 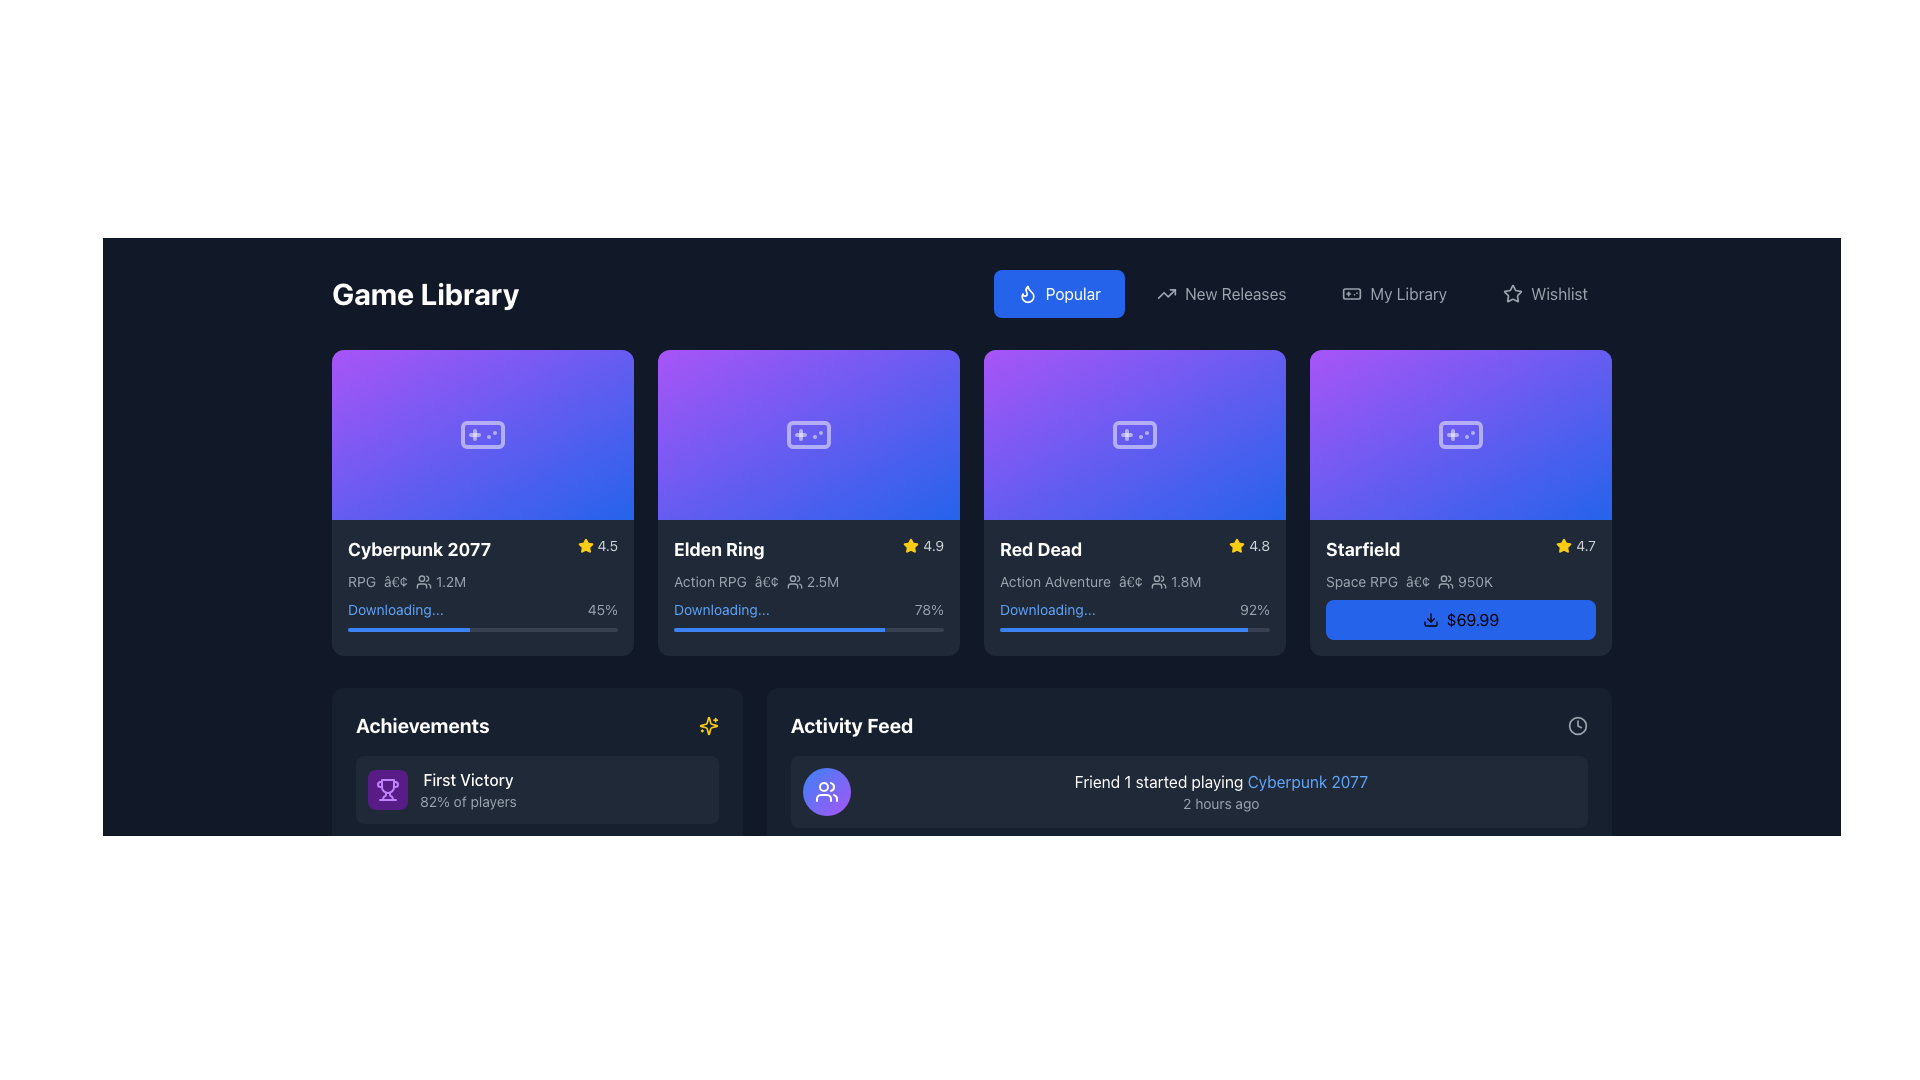 What do you see at coordinates (388, 945) in the screenshot?
I see `the decorative vector graphic representing an achievement in the 'First Victory' card located in the Achievements section` at bounding box center [388, 945].